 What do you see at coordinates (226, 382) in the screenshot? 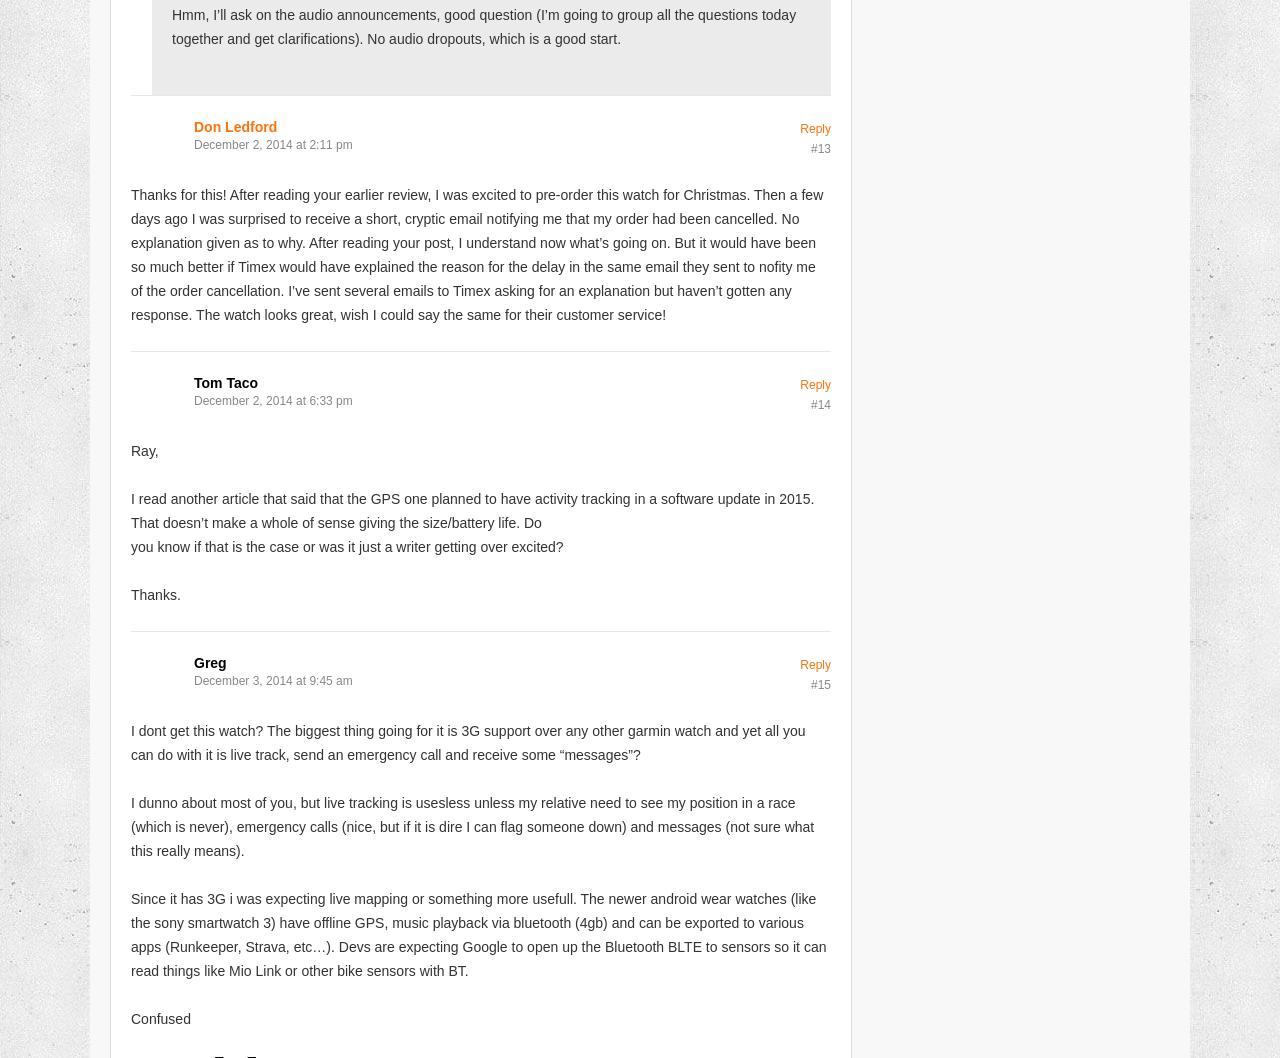
I see `'Tom Taco'` at bounding box center [226, 382].